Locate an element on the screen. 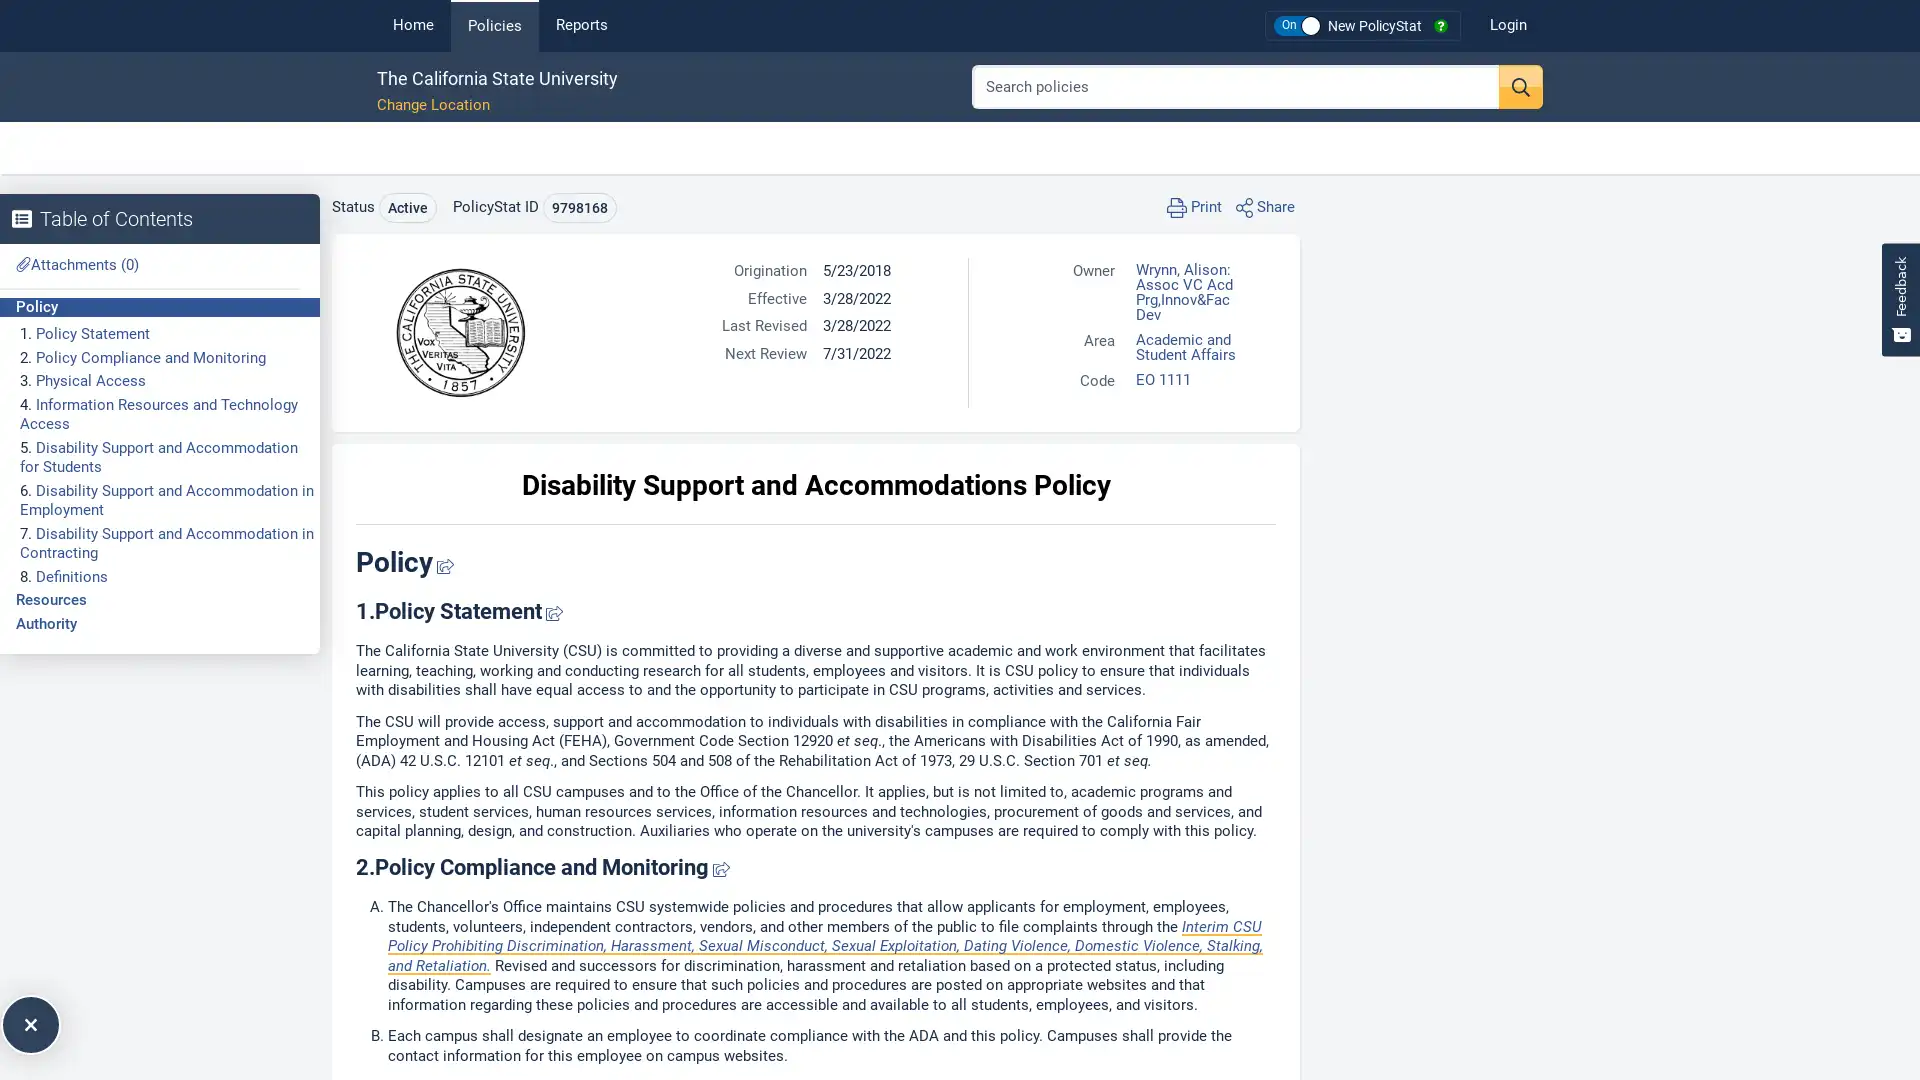 The image size is (1920, 1080). Change Location is located at coordinates (432, 104).